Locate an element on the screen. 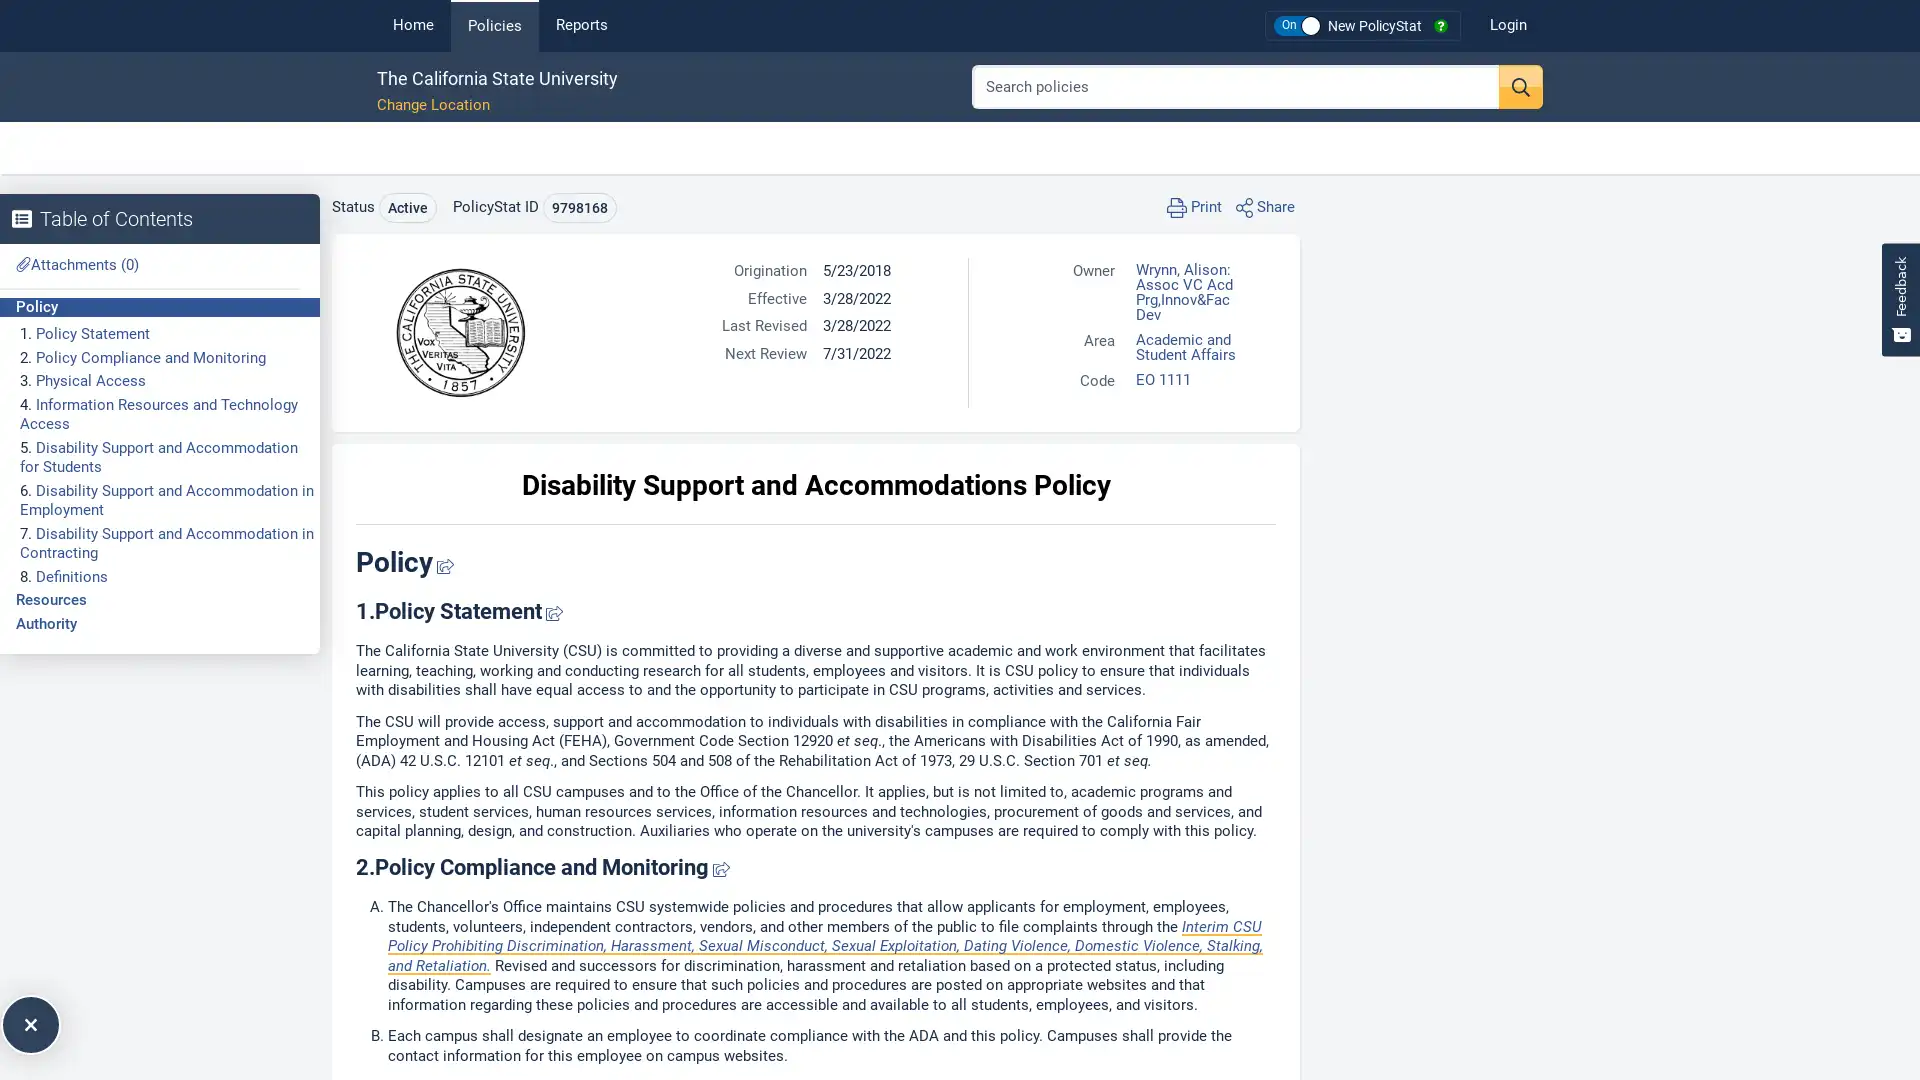 The image size is (1920, 1080). Change Location is located at coordinates (432, 104).